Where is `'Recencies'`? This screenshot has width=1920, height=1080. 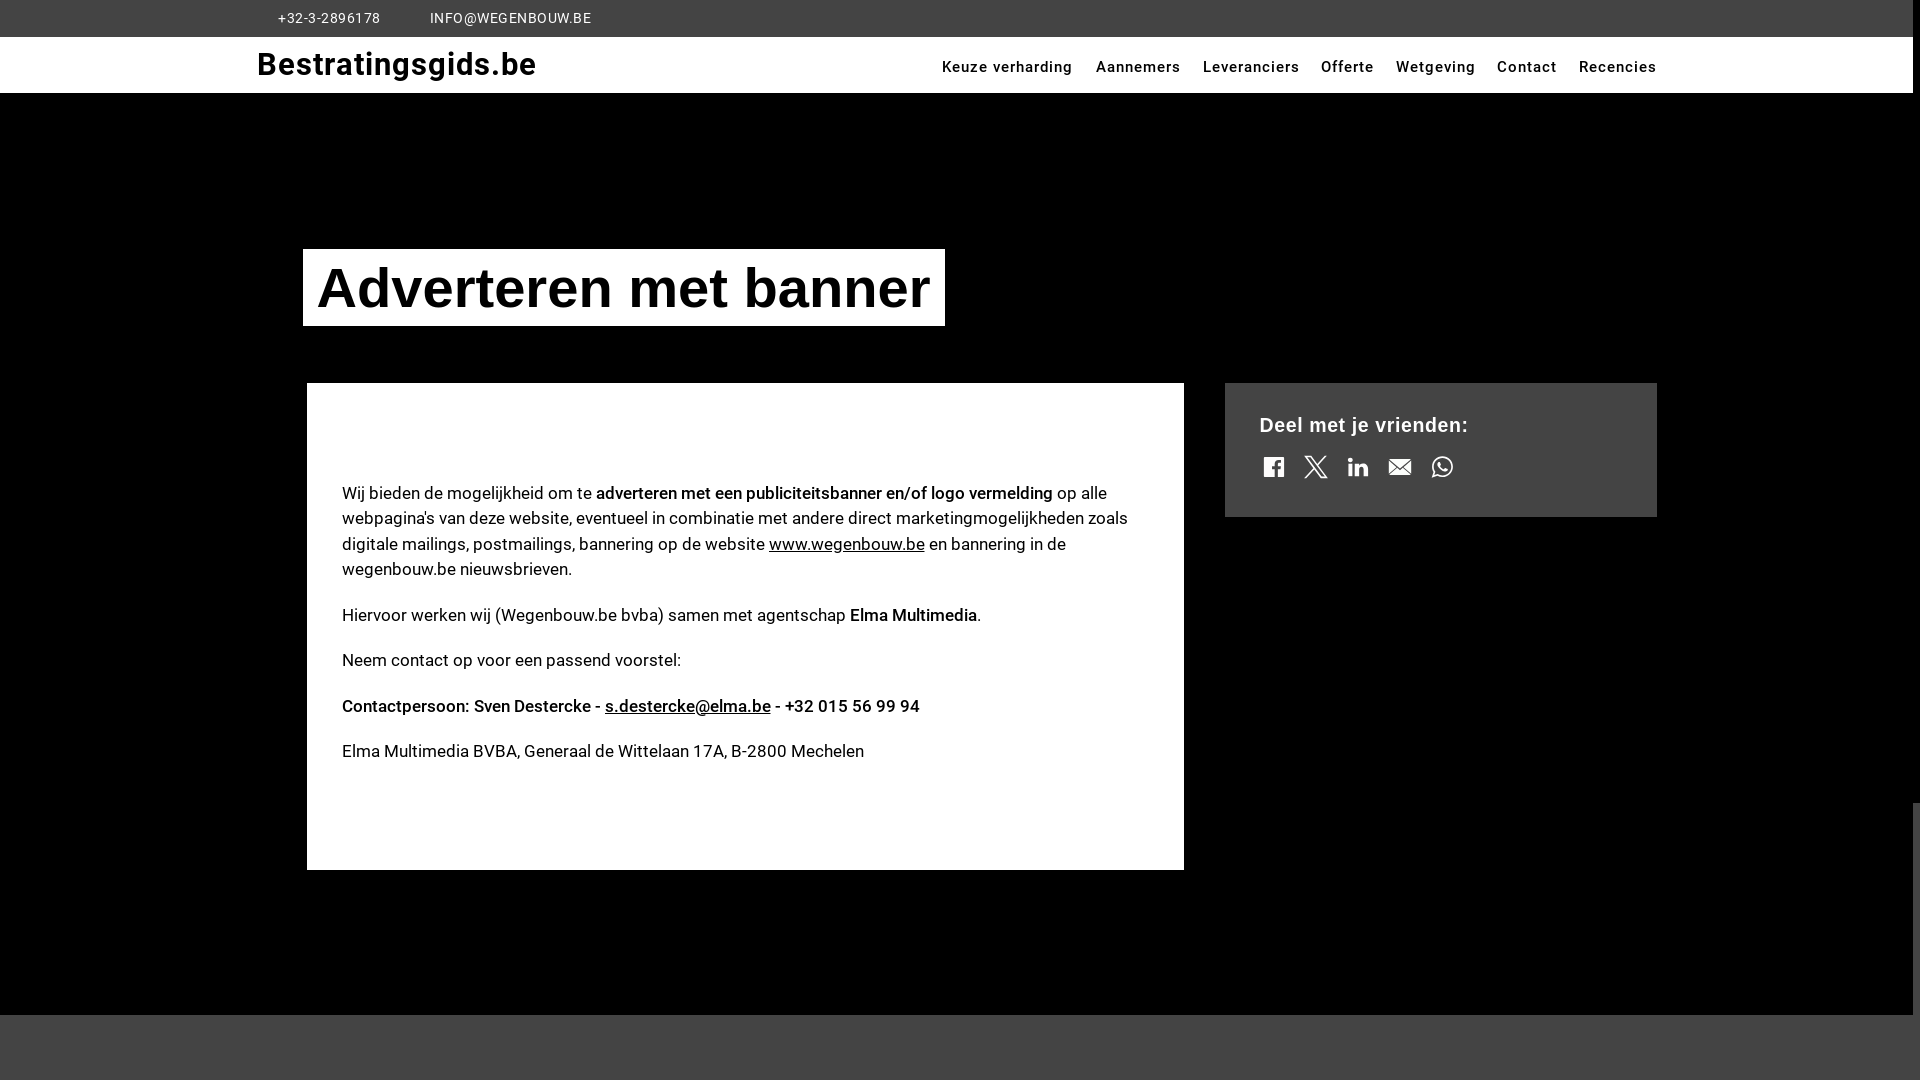
'Recencies' is located at coordinates (1617, 68).